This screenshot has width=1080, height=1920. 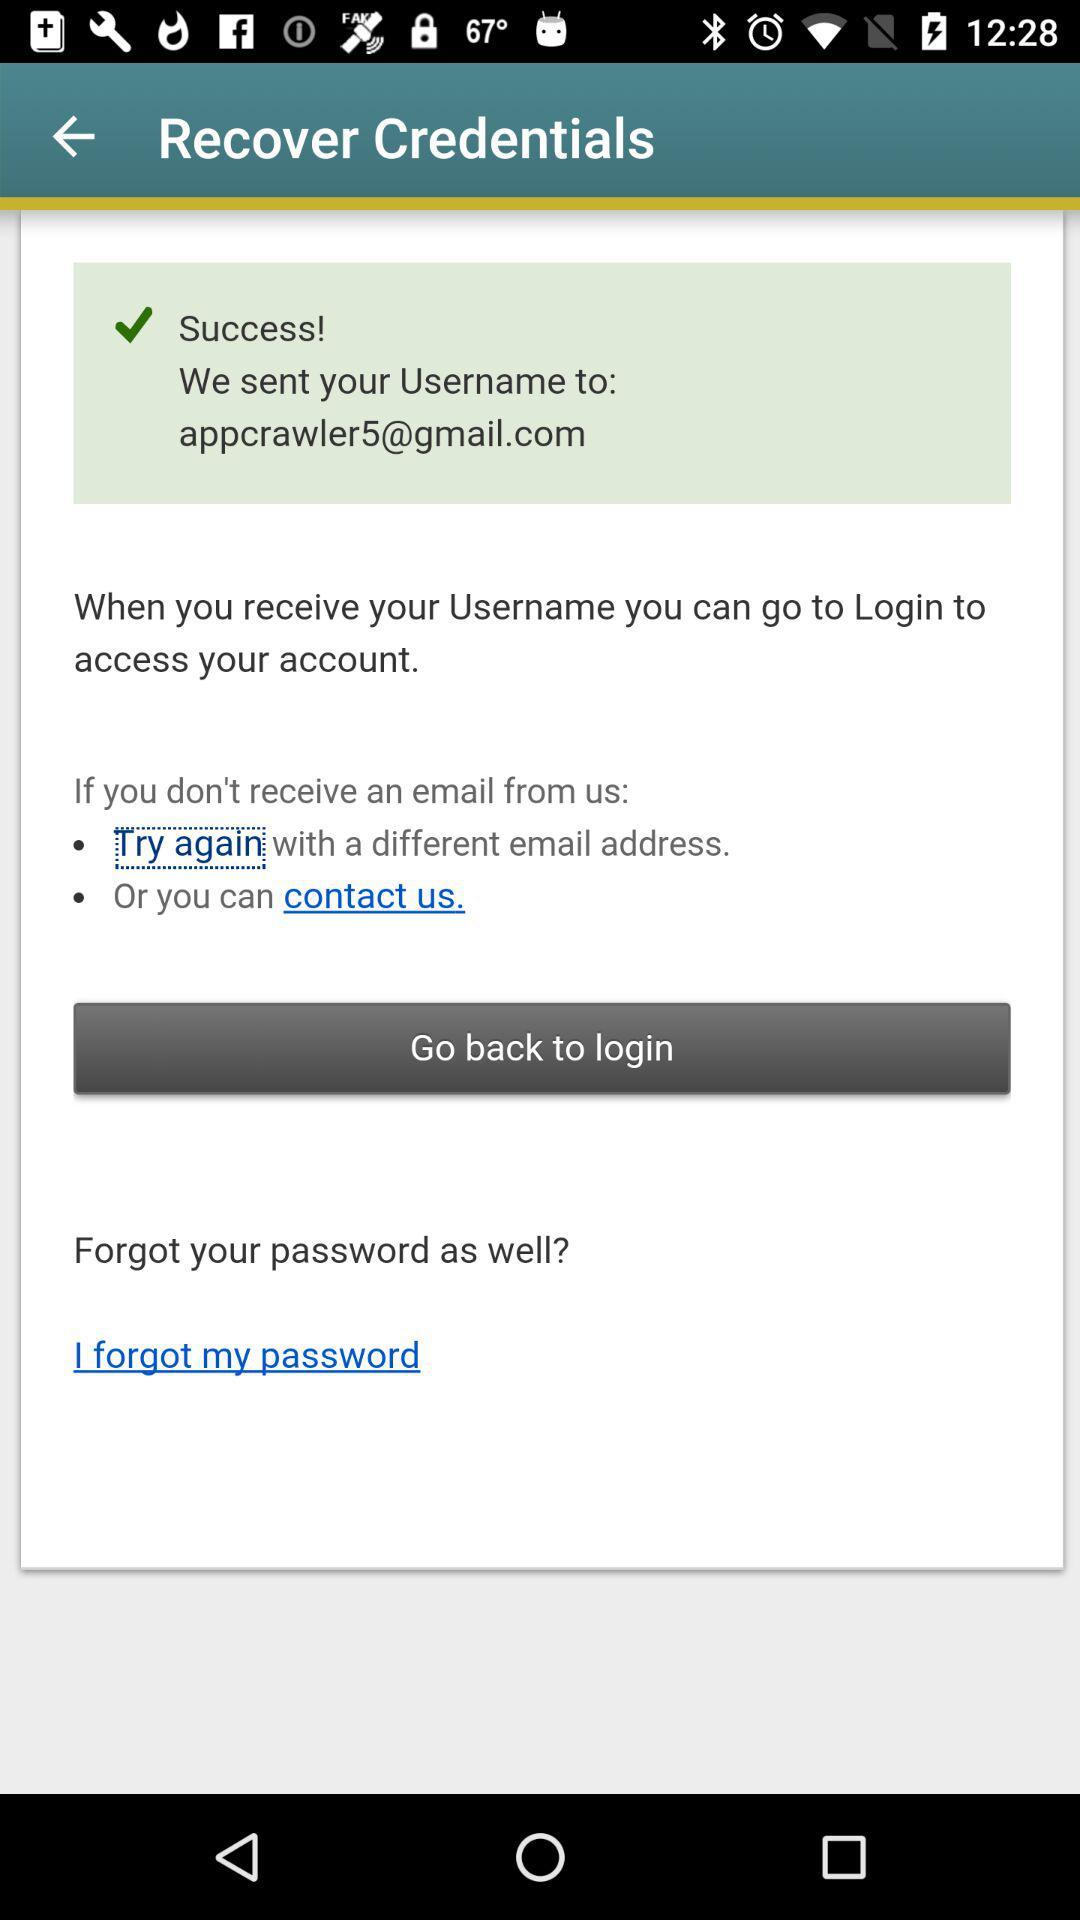 What do you see at coordinates (540, 1002) in the screenshot?
I see `the item at the center` at bounding box center [540, 1002].